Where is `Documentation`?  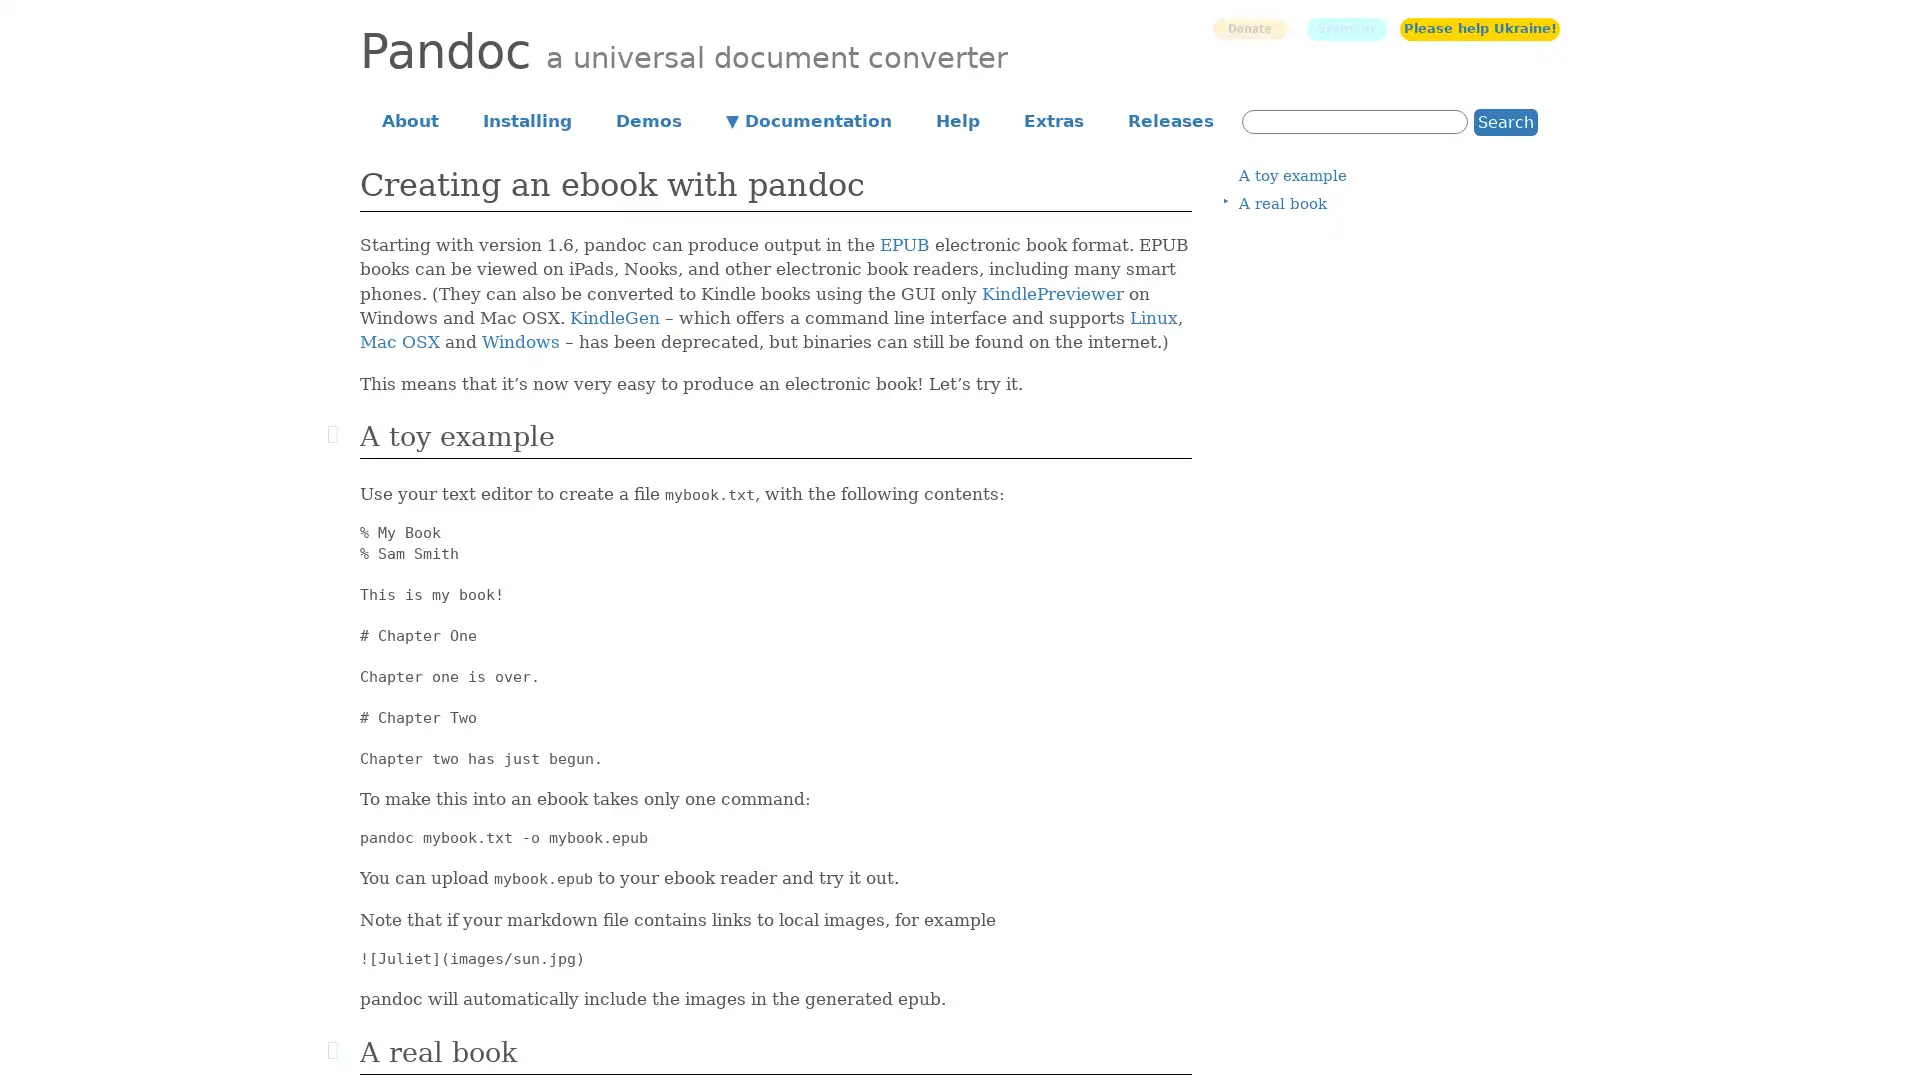
Documentation is located at coordinates (809, 119).